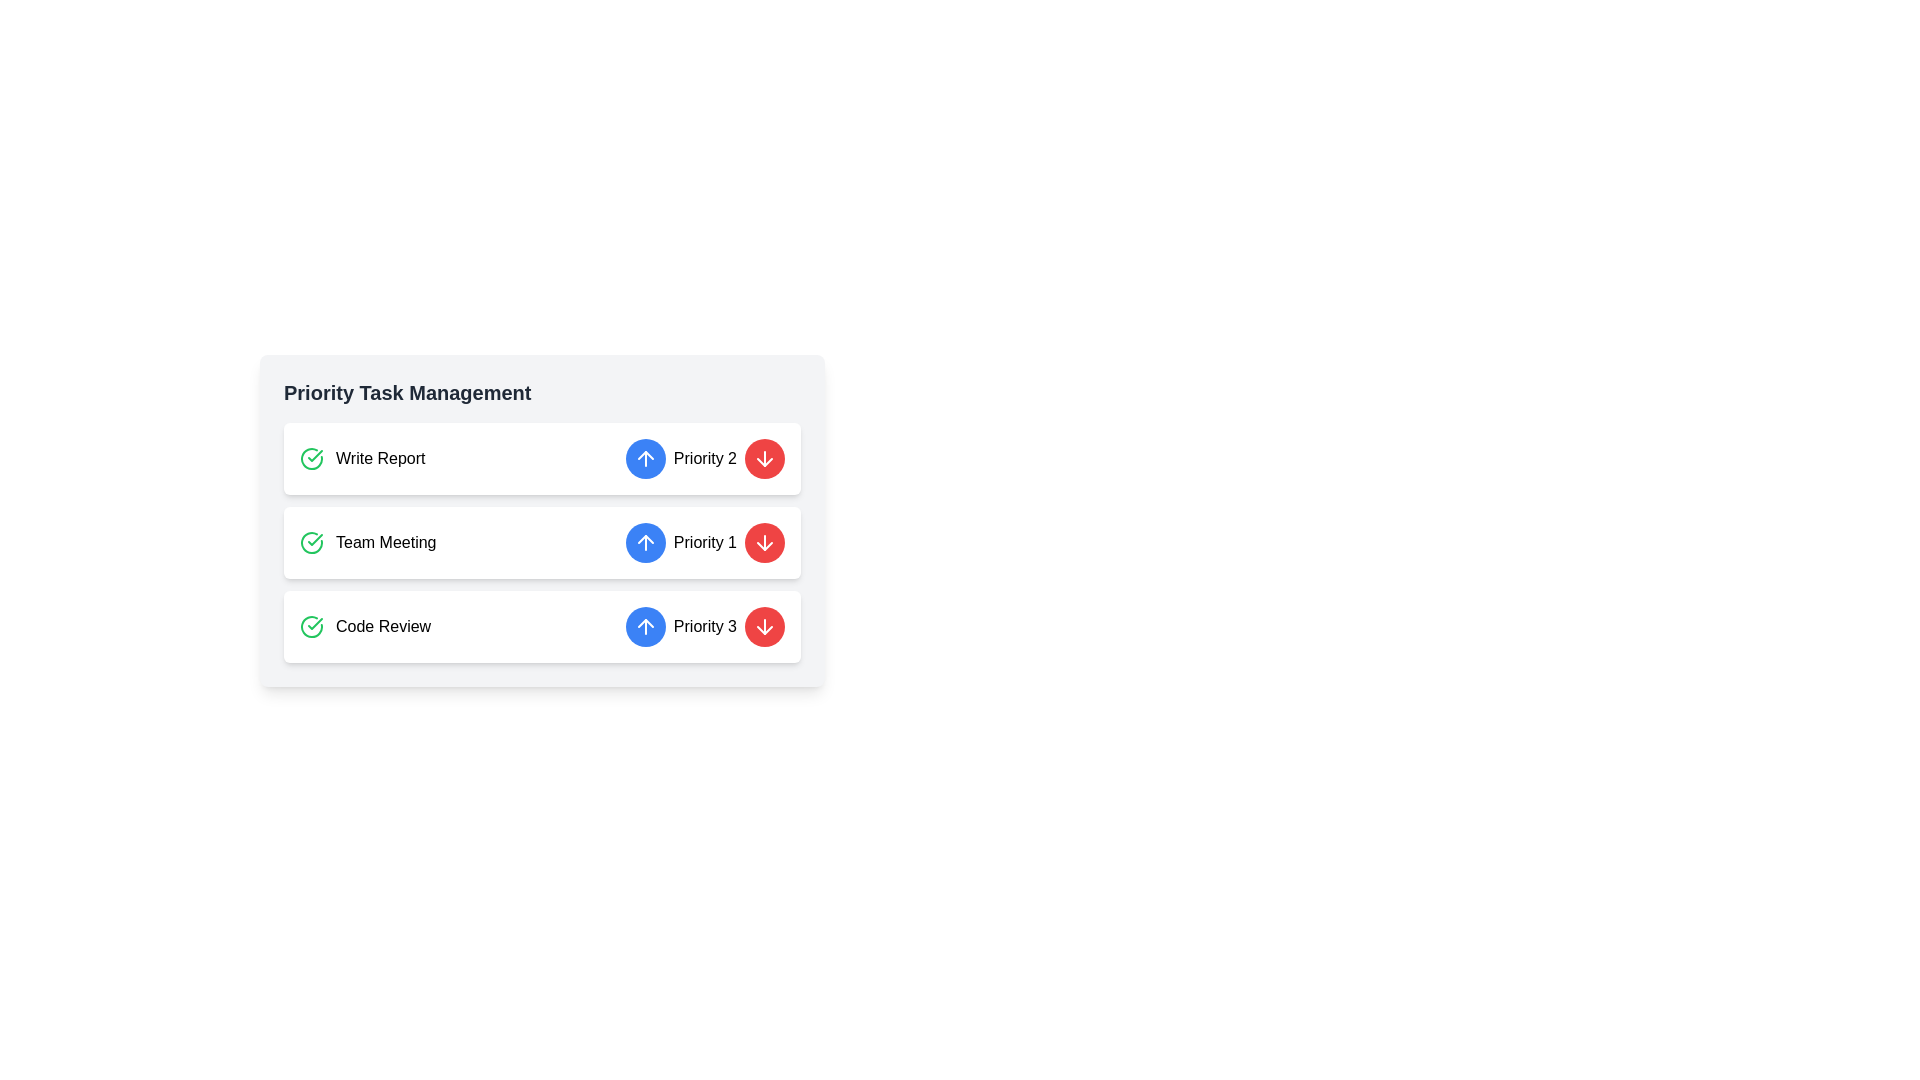  I want to click on text label 'Priority 2' located between the blue circular button with an upward arrow and the red circular button with a downward arrow in the right section of the 'Write Report' task row in the 'Priority Task Management' interface, so click(705, 459).